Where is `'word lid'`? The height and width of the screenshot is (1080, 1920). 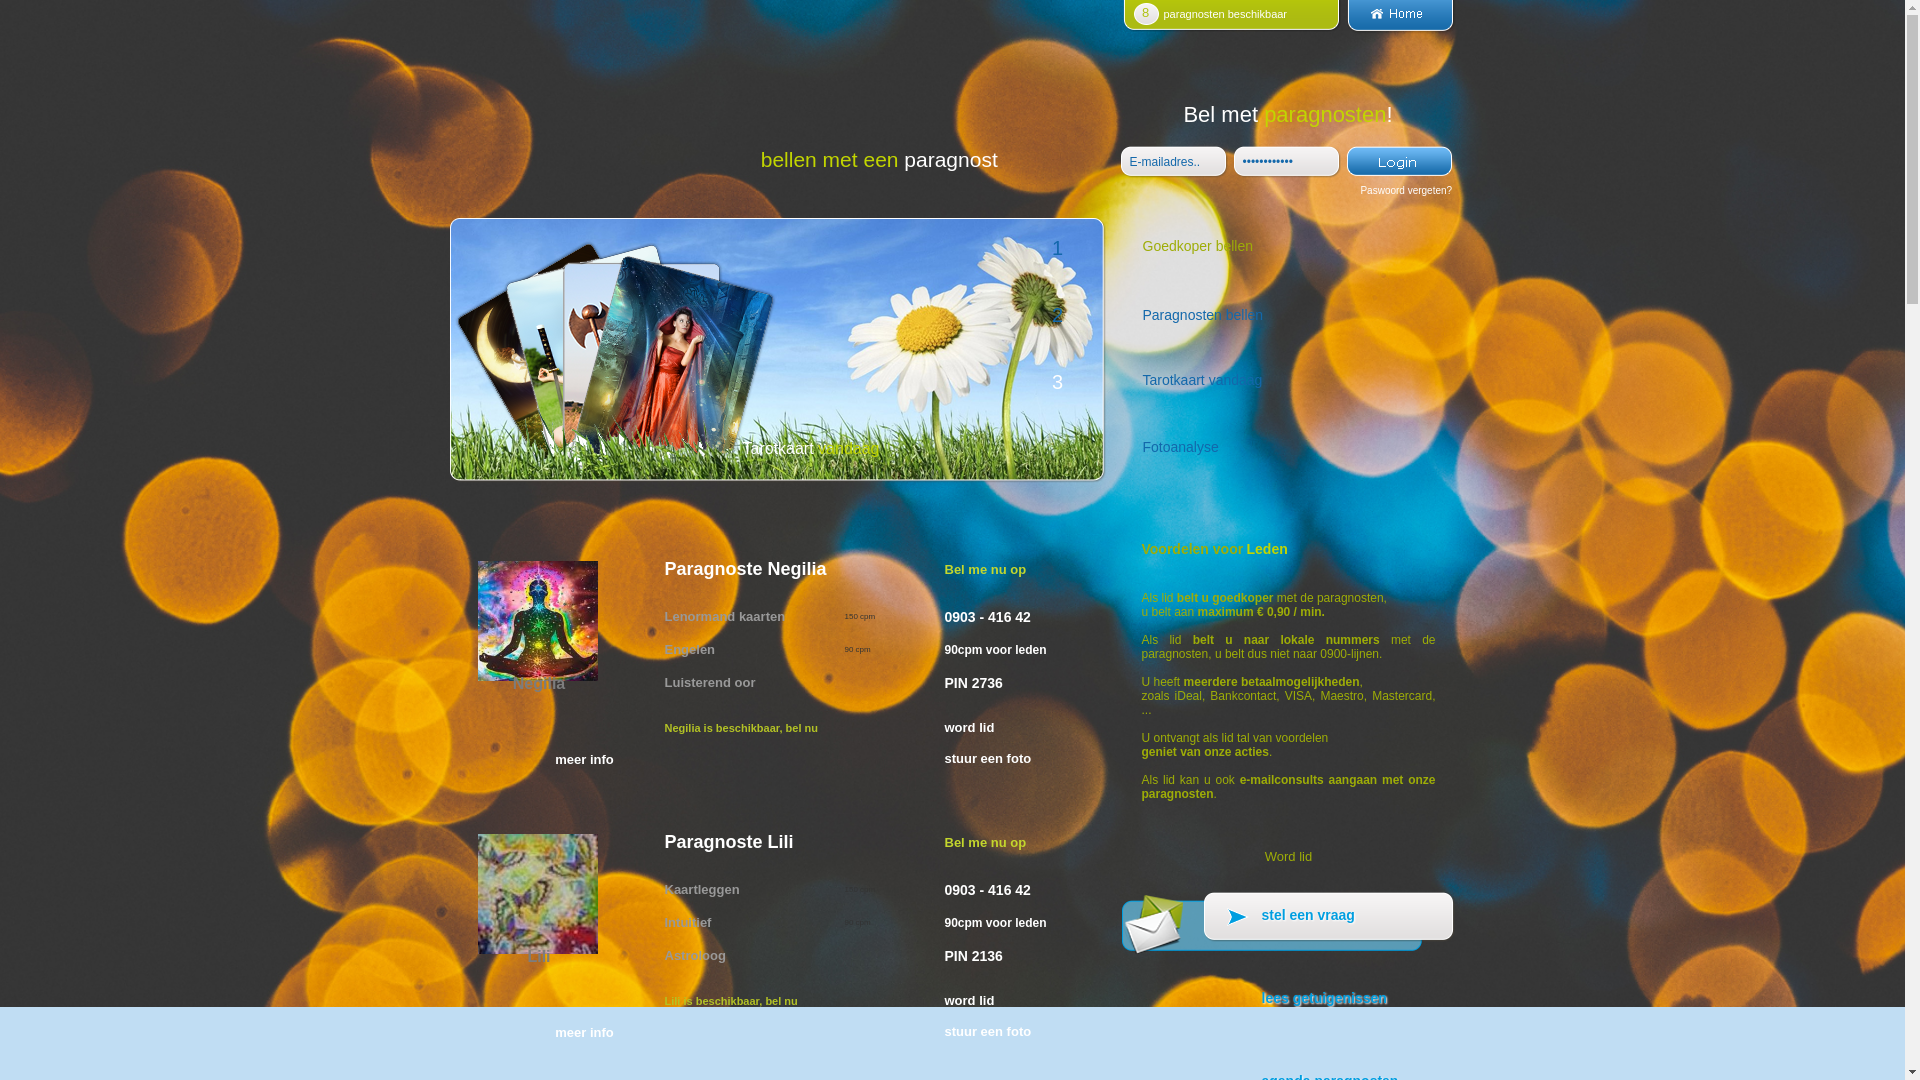
'word lid' is located at coordinates (1013, 727).